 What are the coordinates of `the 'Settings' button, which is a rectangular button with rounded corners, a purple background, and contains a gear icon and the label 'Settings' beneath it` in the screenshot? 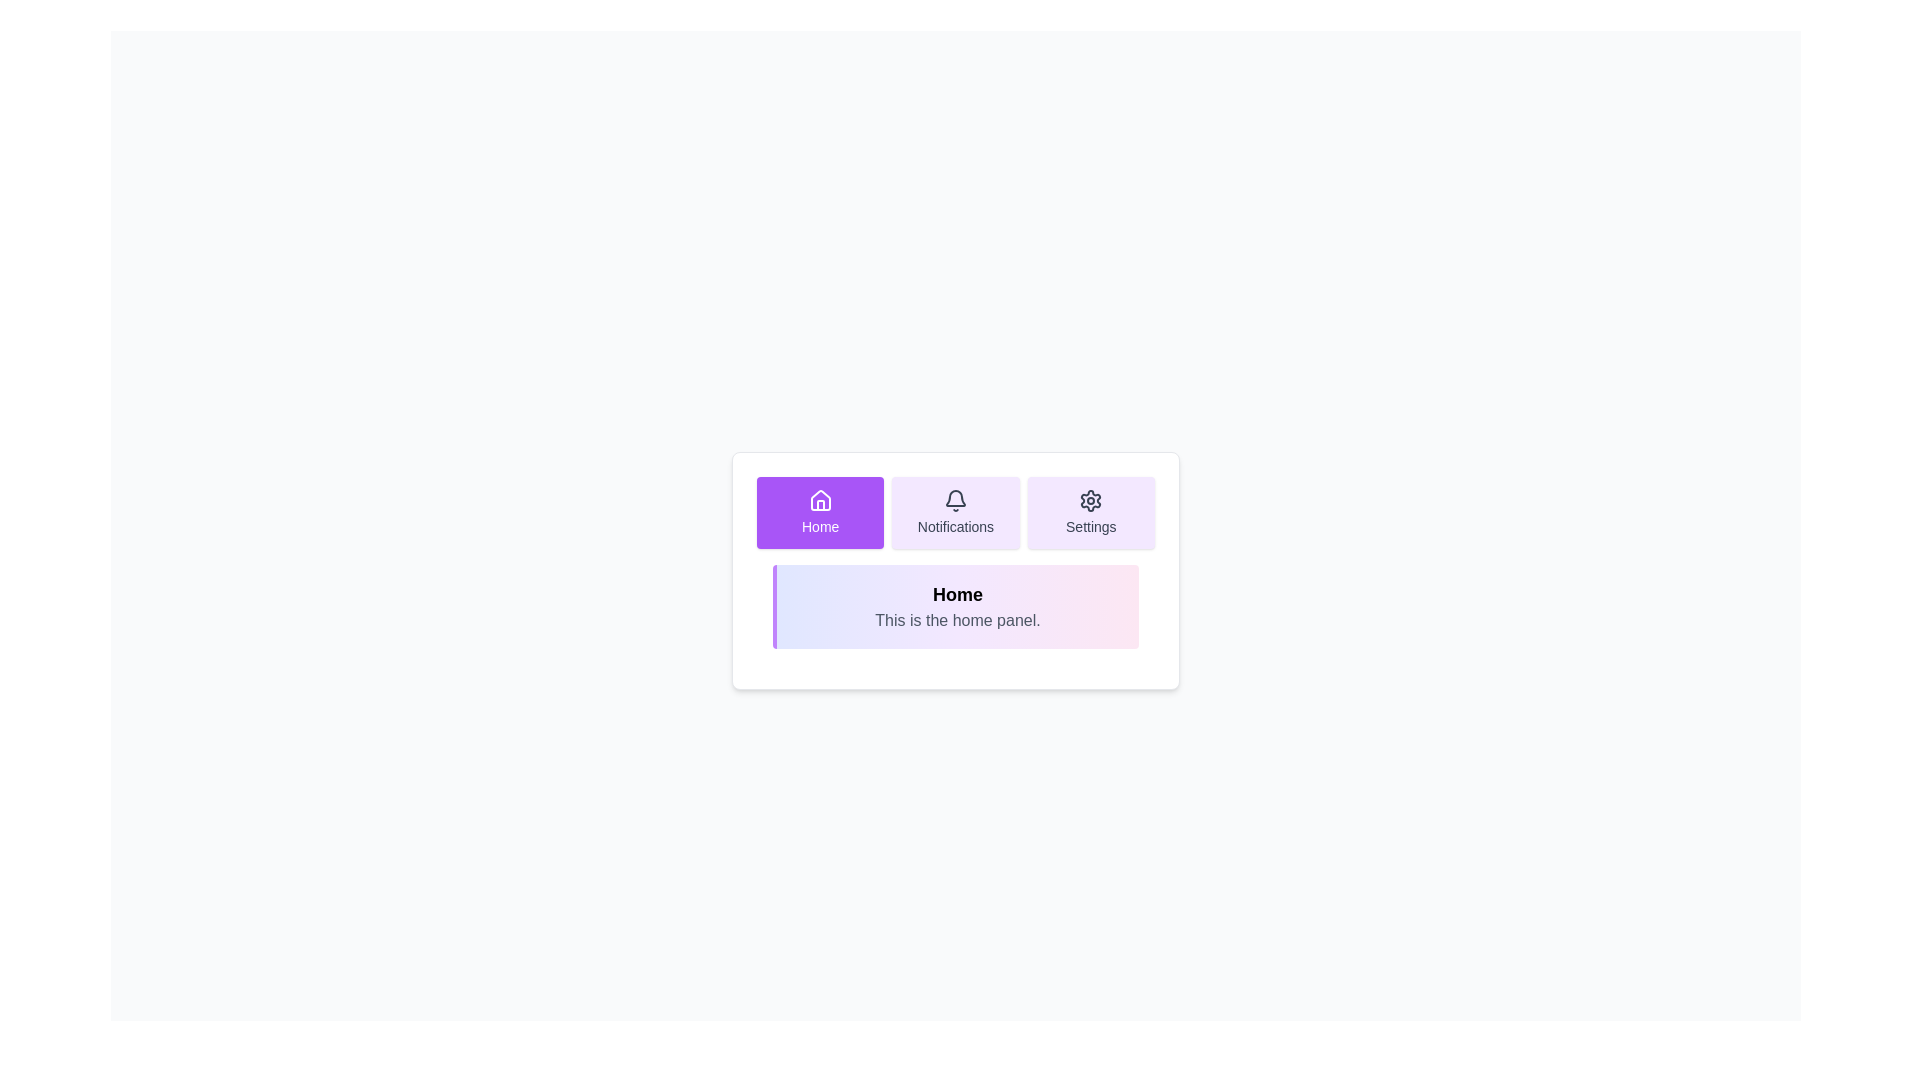 It's located at (1090, 512).